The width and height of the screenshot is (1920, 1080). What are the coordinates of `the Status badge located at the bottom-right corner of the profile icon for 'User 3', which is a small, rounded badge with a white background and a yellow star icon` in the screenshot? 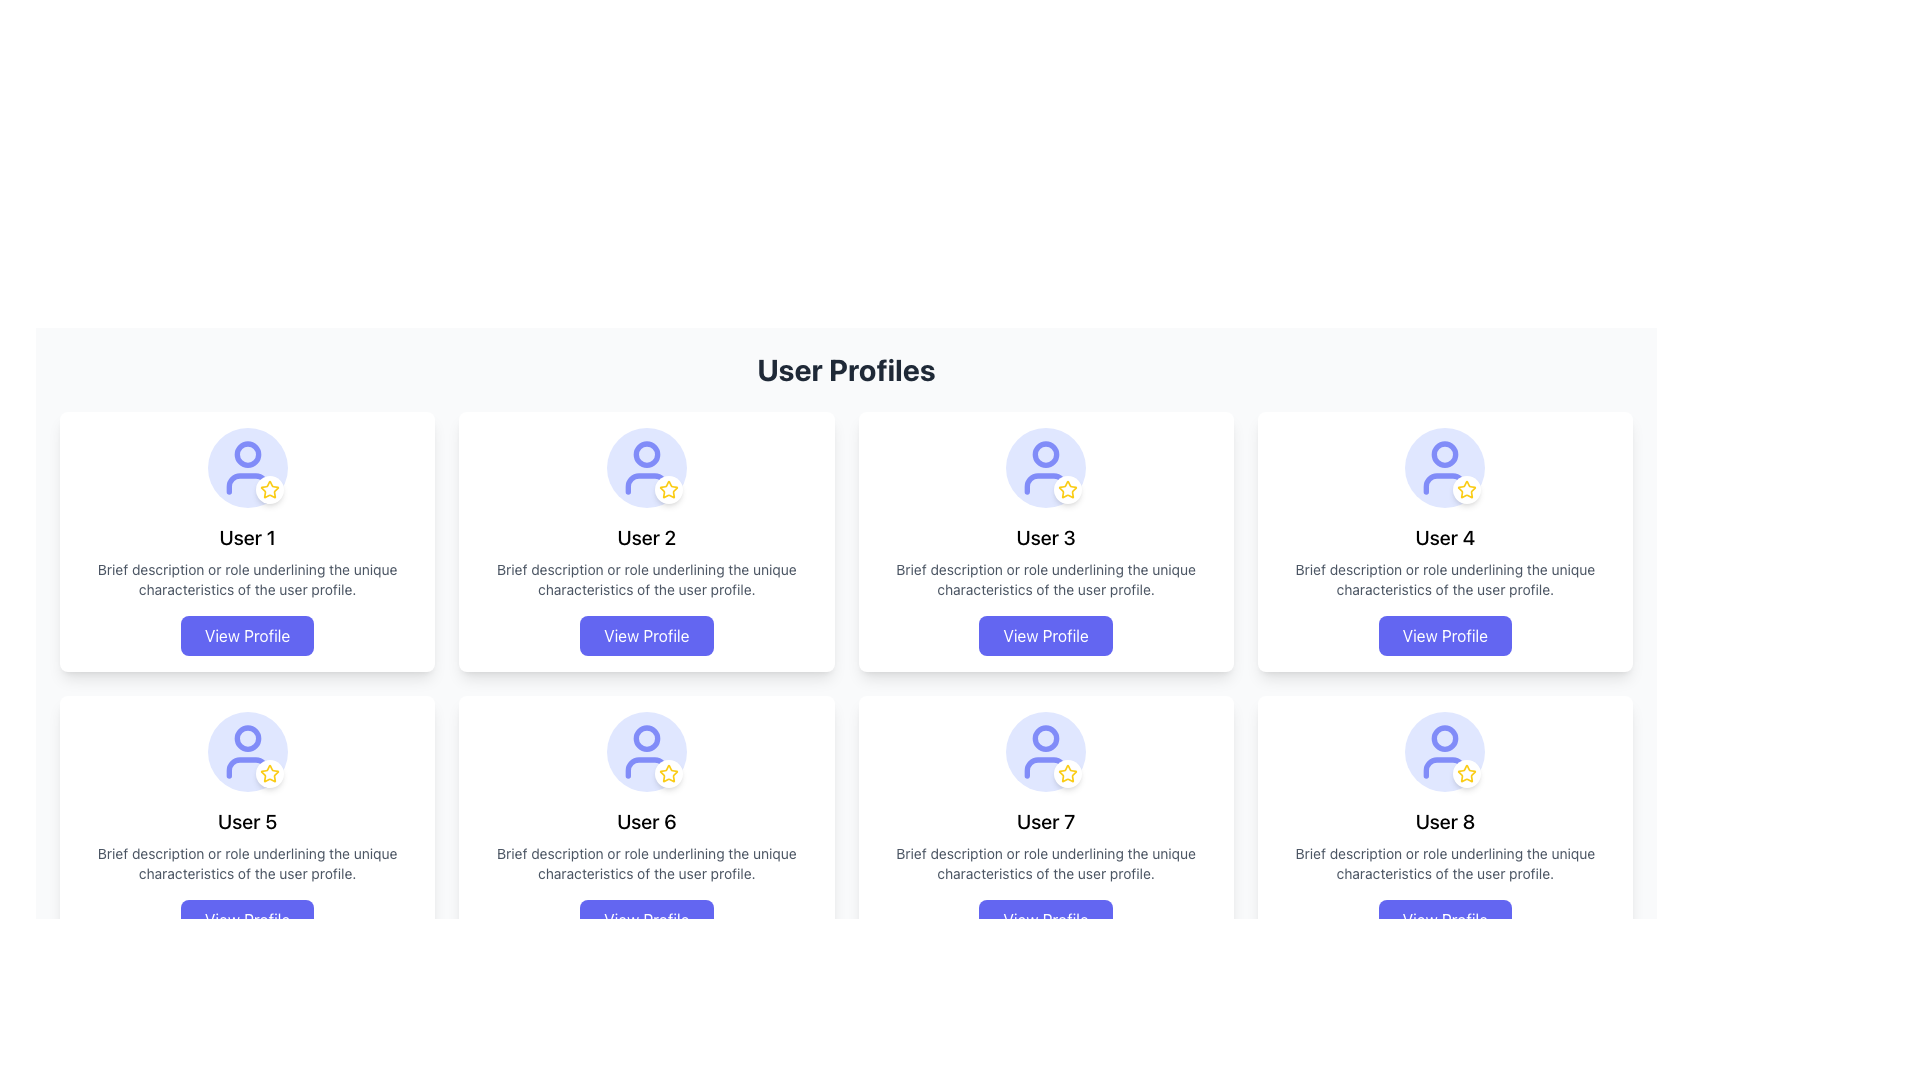 It's located at (1067, 489).